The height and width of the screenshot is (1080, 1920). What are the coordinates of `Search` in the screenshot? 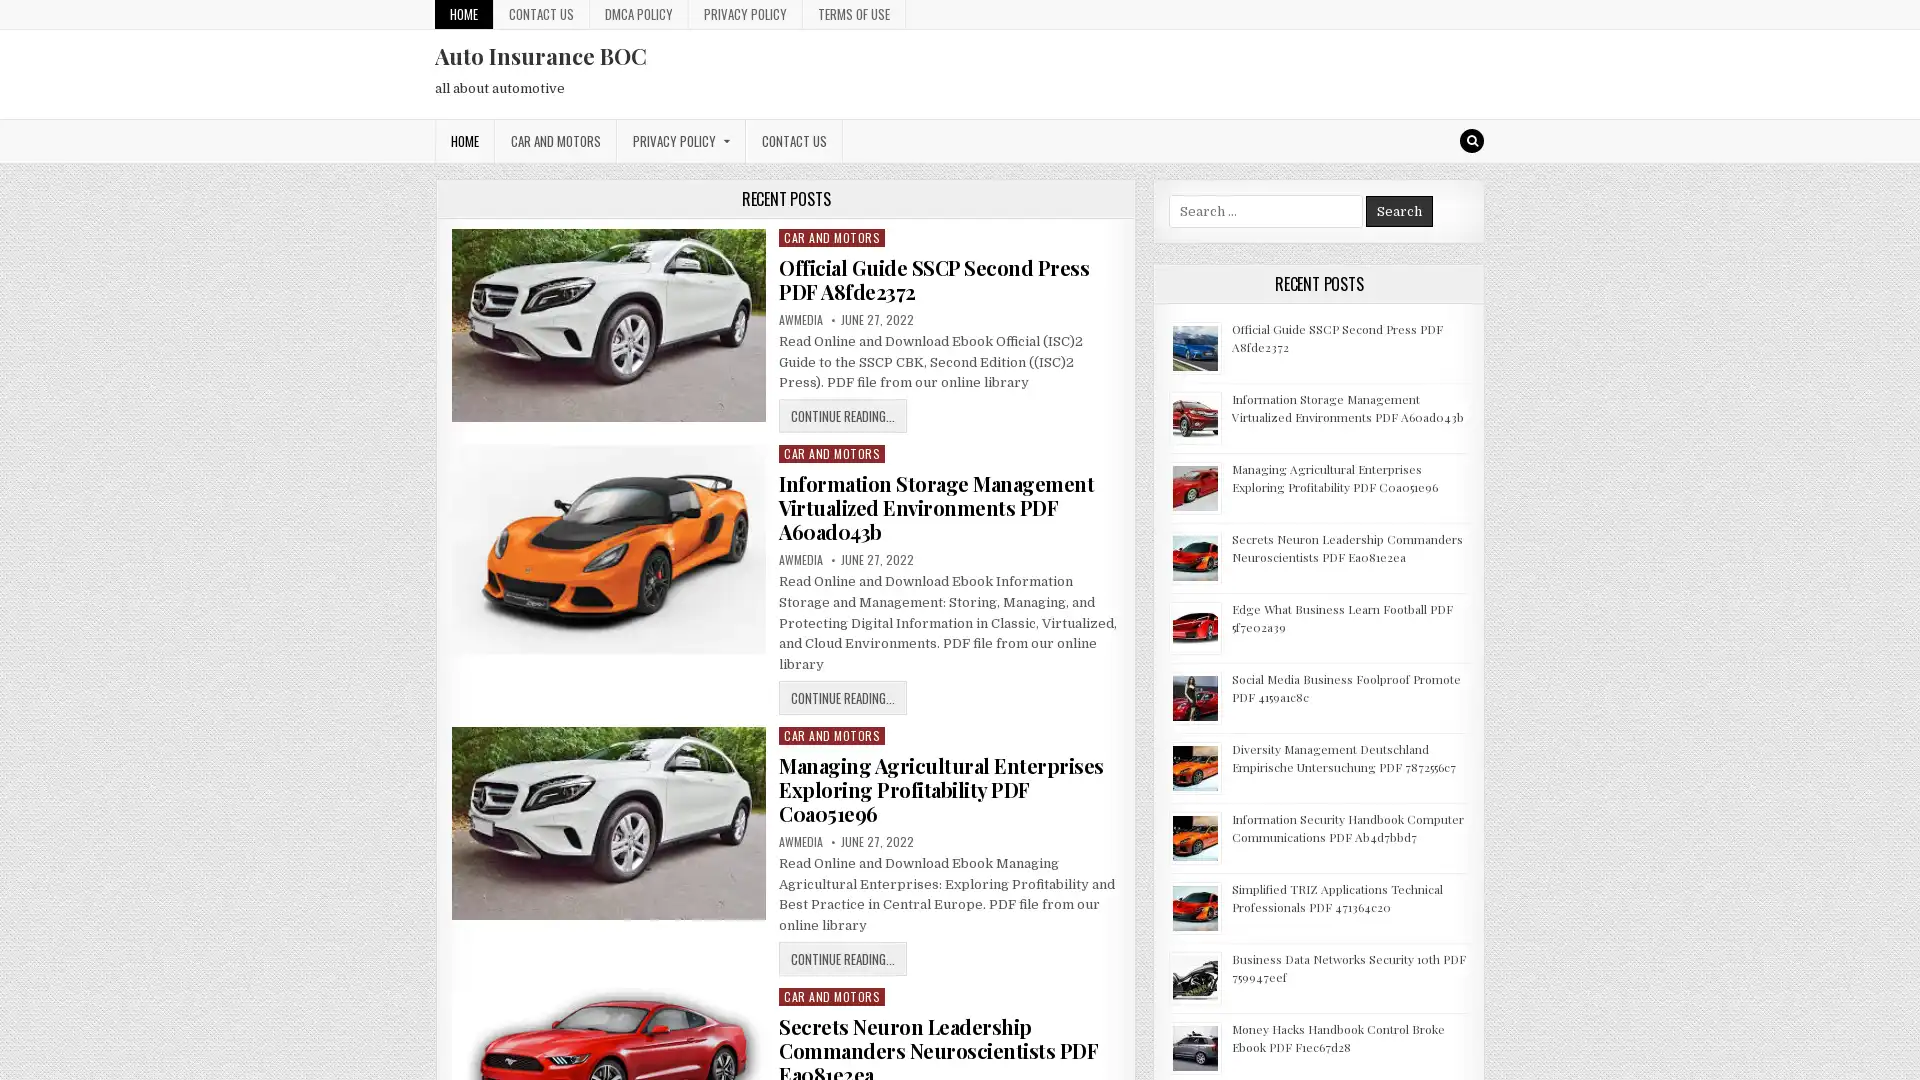 It's located at (1398, 211).